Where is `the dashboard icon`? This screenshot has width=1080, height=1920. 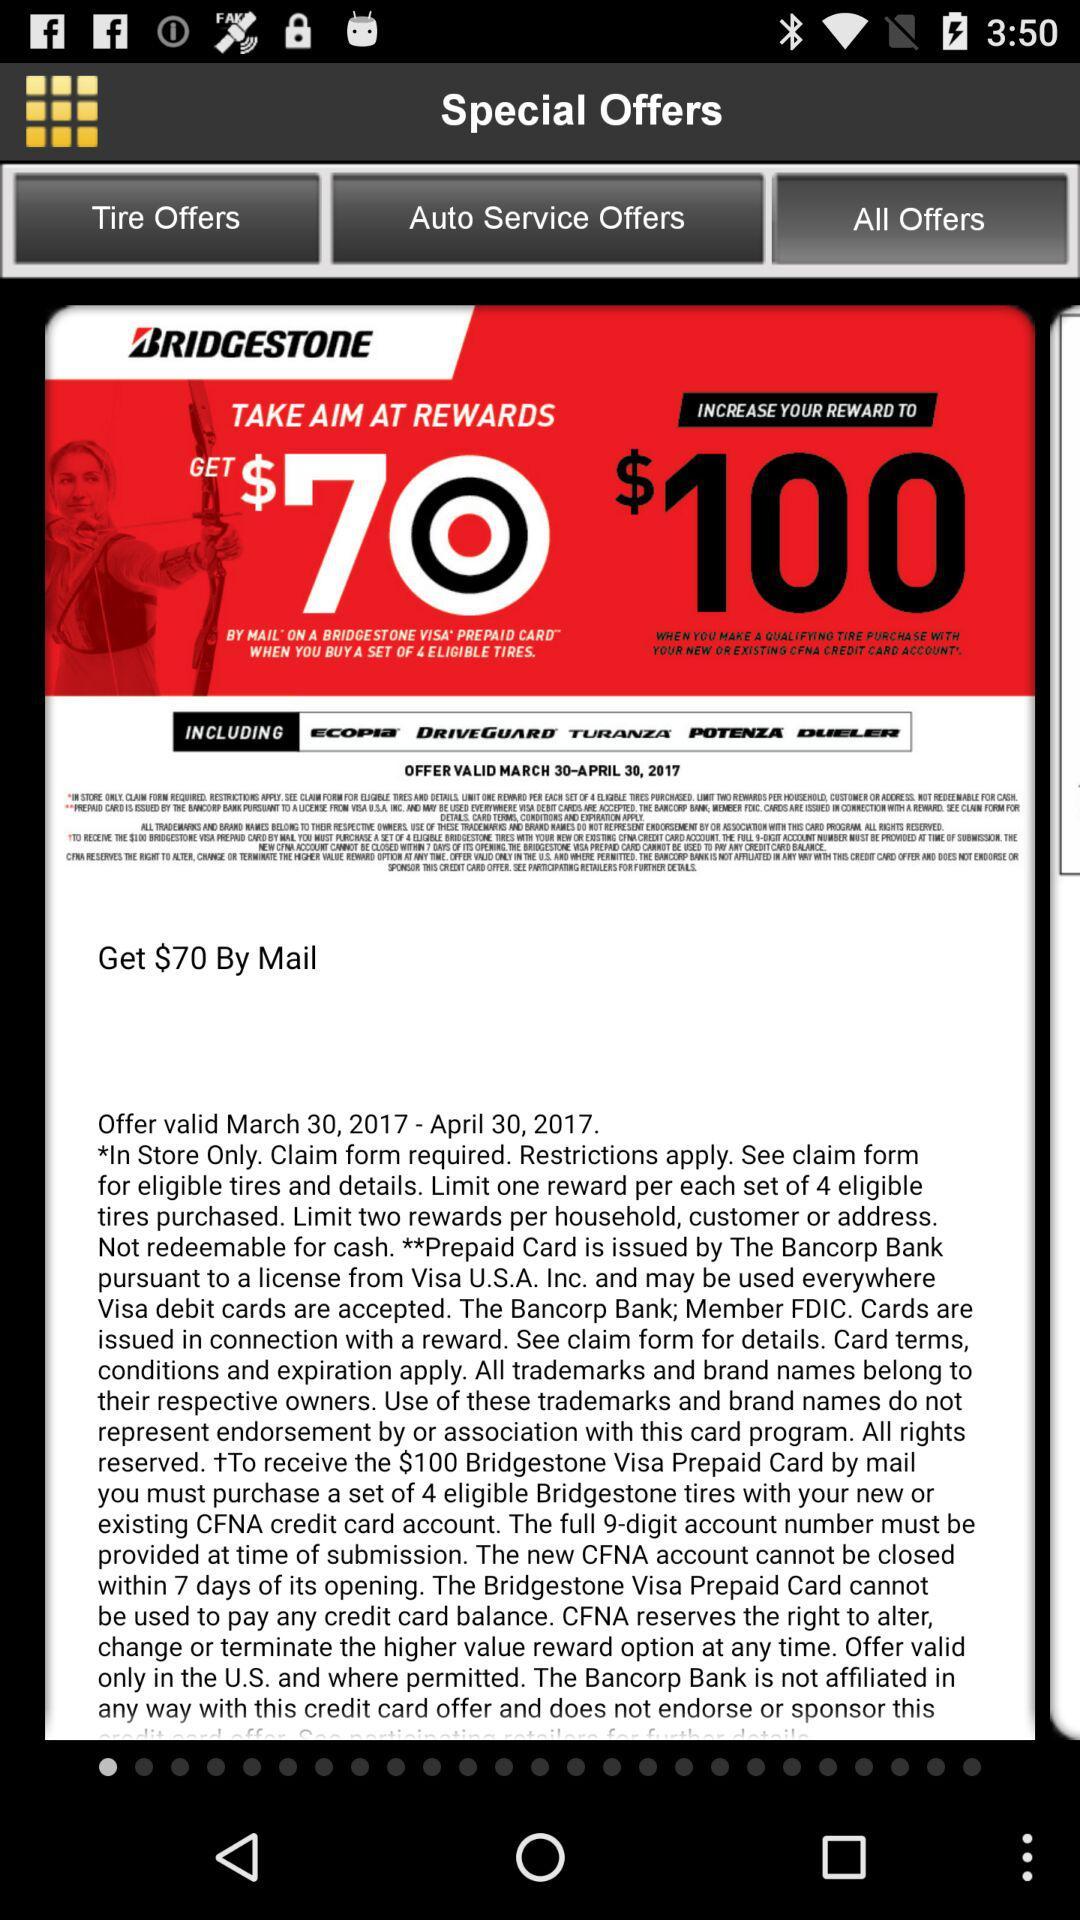 the dashboard icon is located at coordinates (60, 118).